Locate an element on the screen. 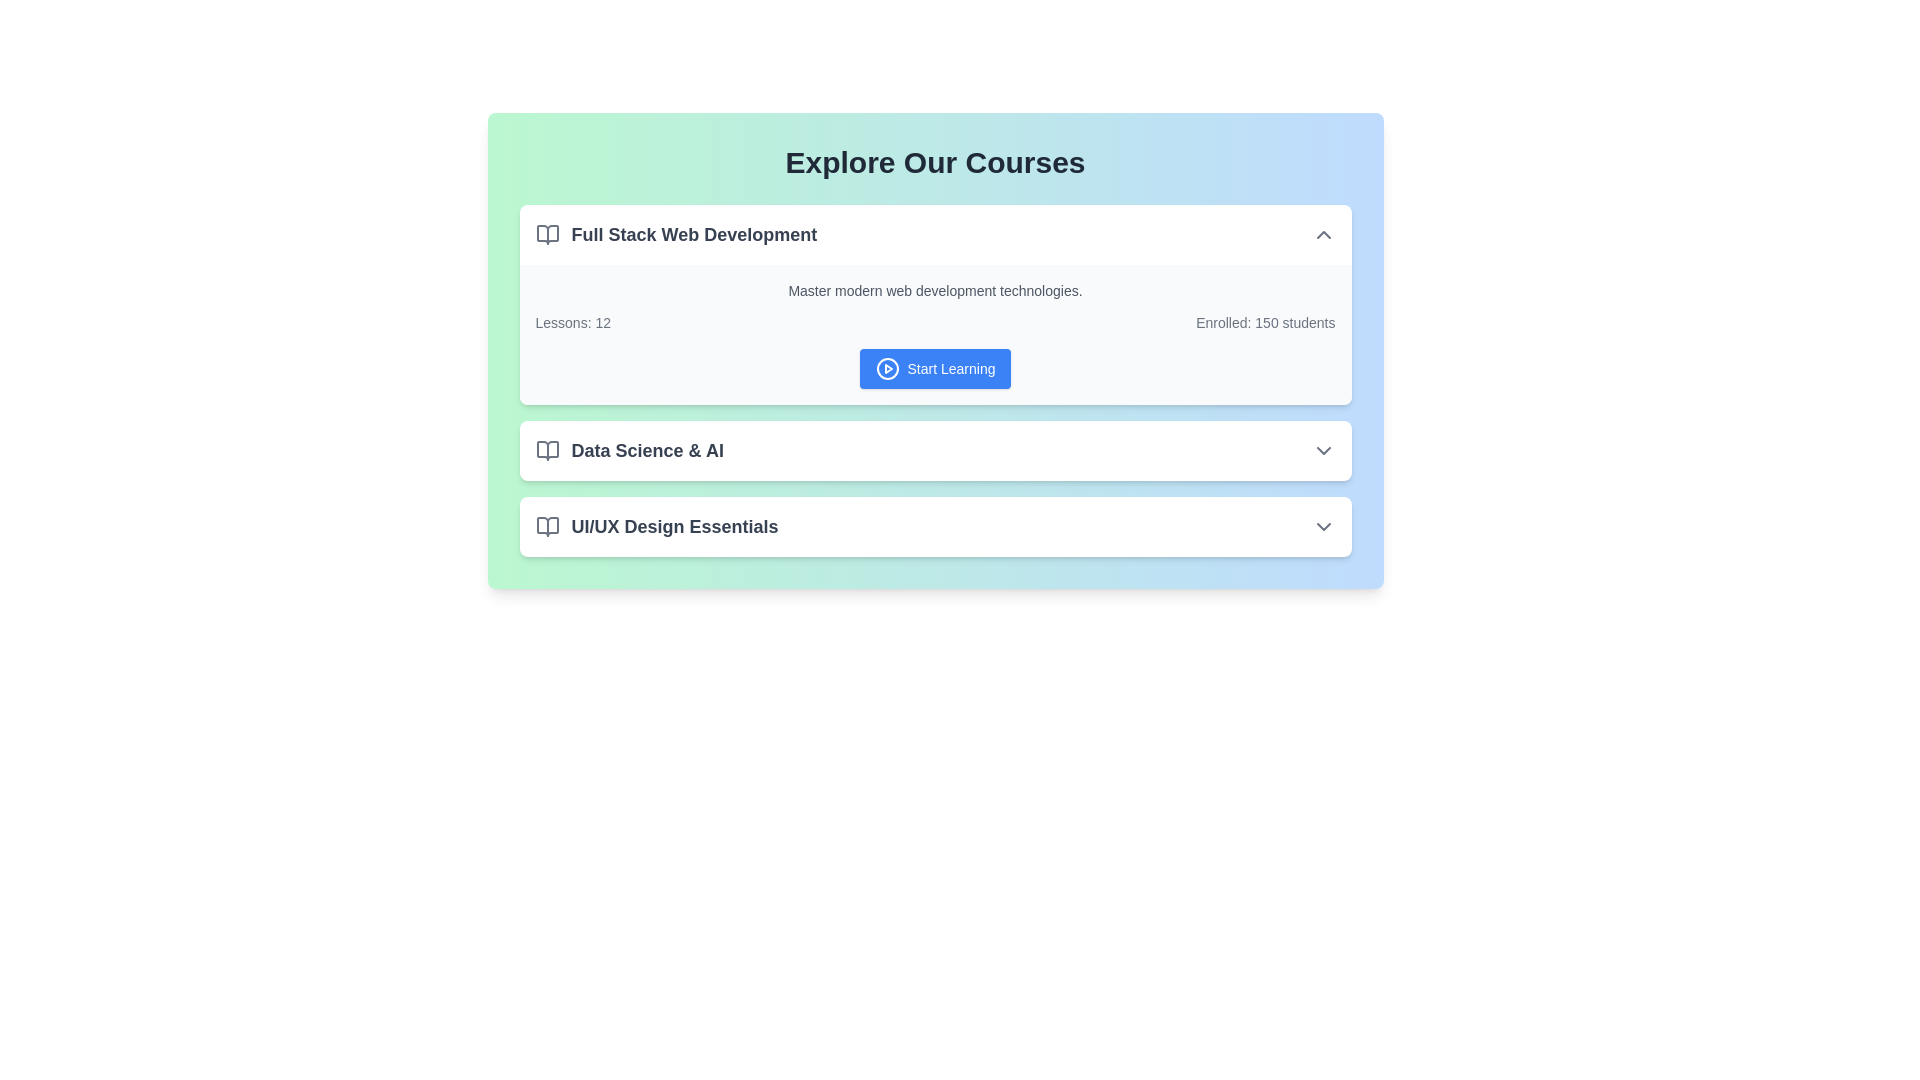 The image size is (1920, 1080). the icon representing the 'UI/UX Design Essentials' course, located to the left of its title in the 'Explore Our Courses' section is located at coordinates (547, 526).